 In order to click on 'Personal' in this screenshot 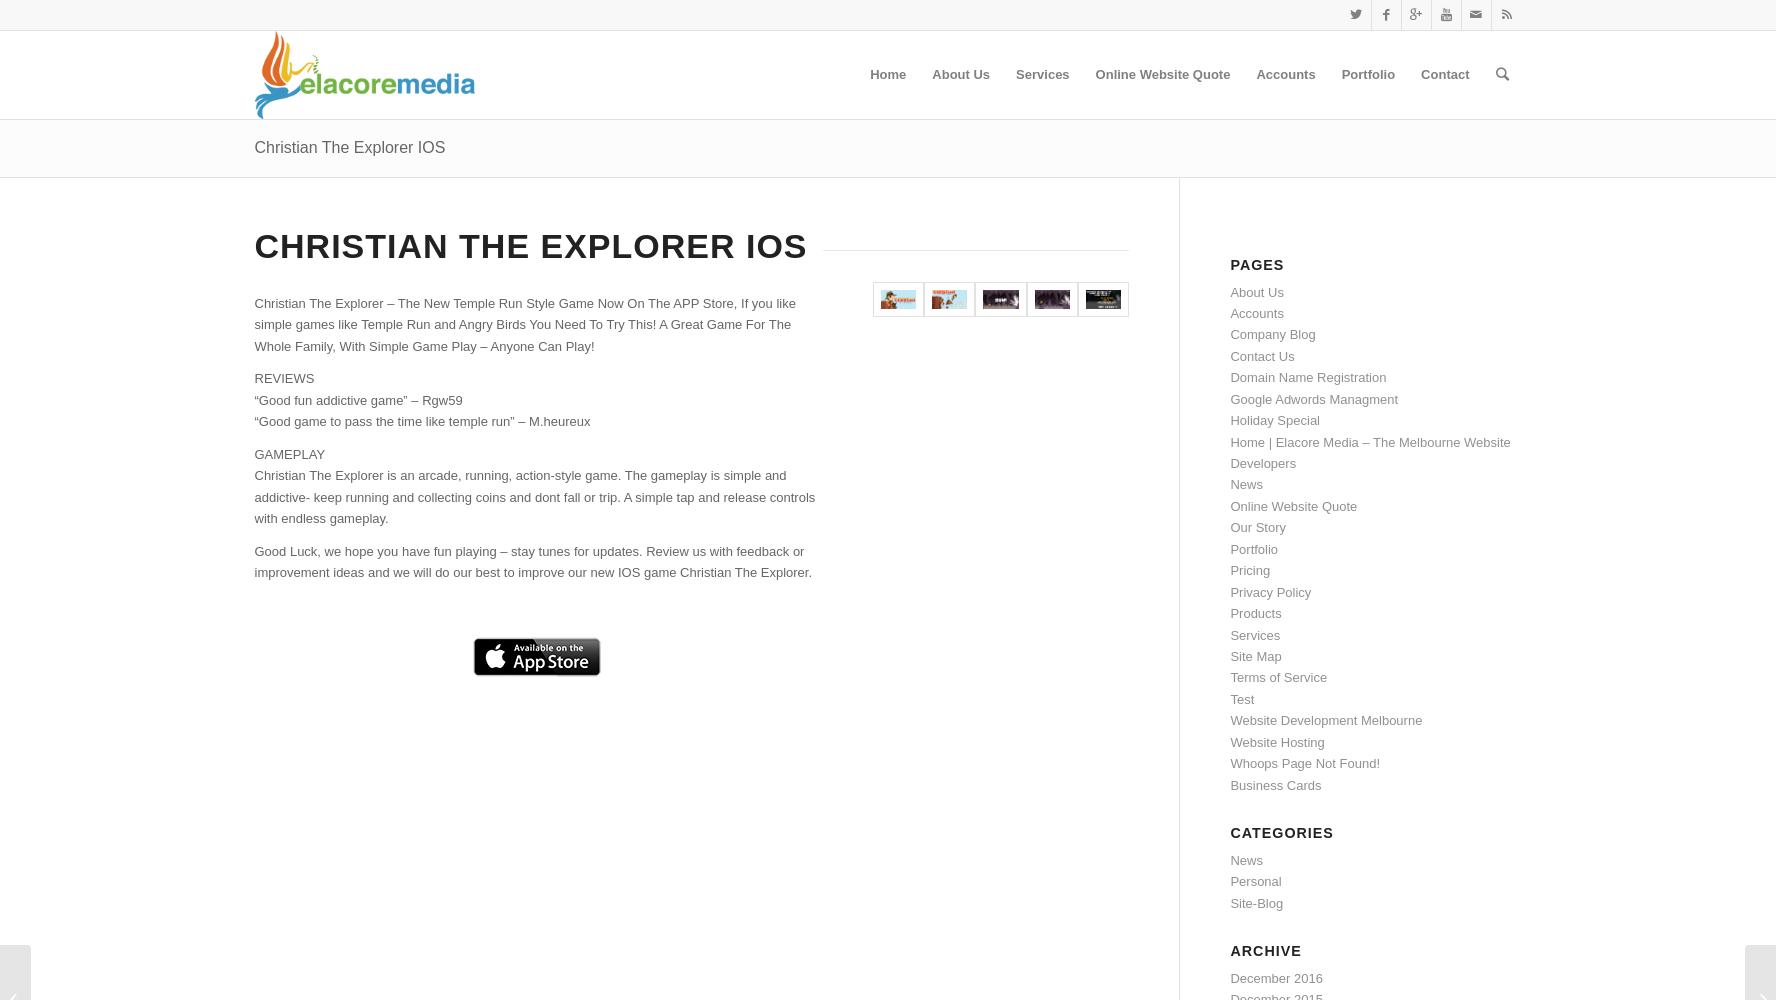, I will do `click(1254, 881)`.